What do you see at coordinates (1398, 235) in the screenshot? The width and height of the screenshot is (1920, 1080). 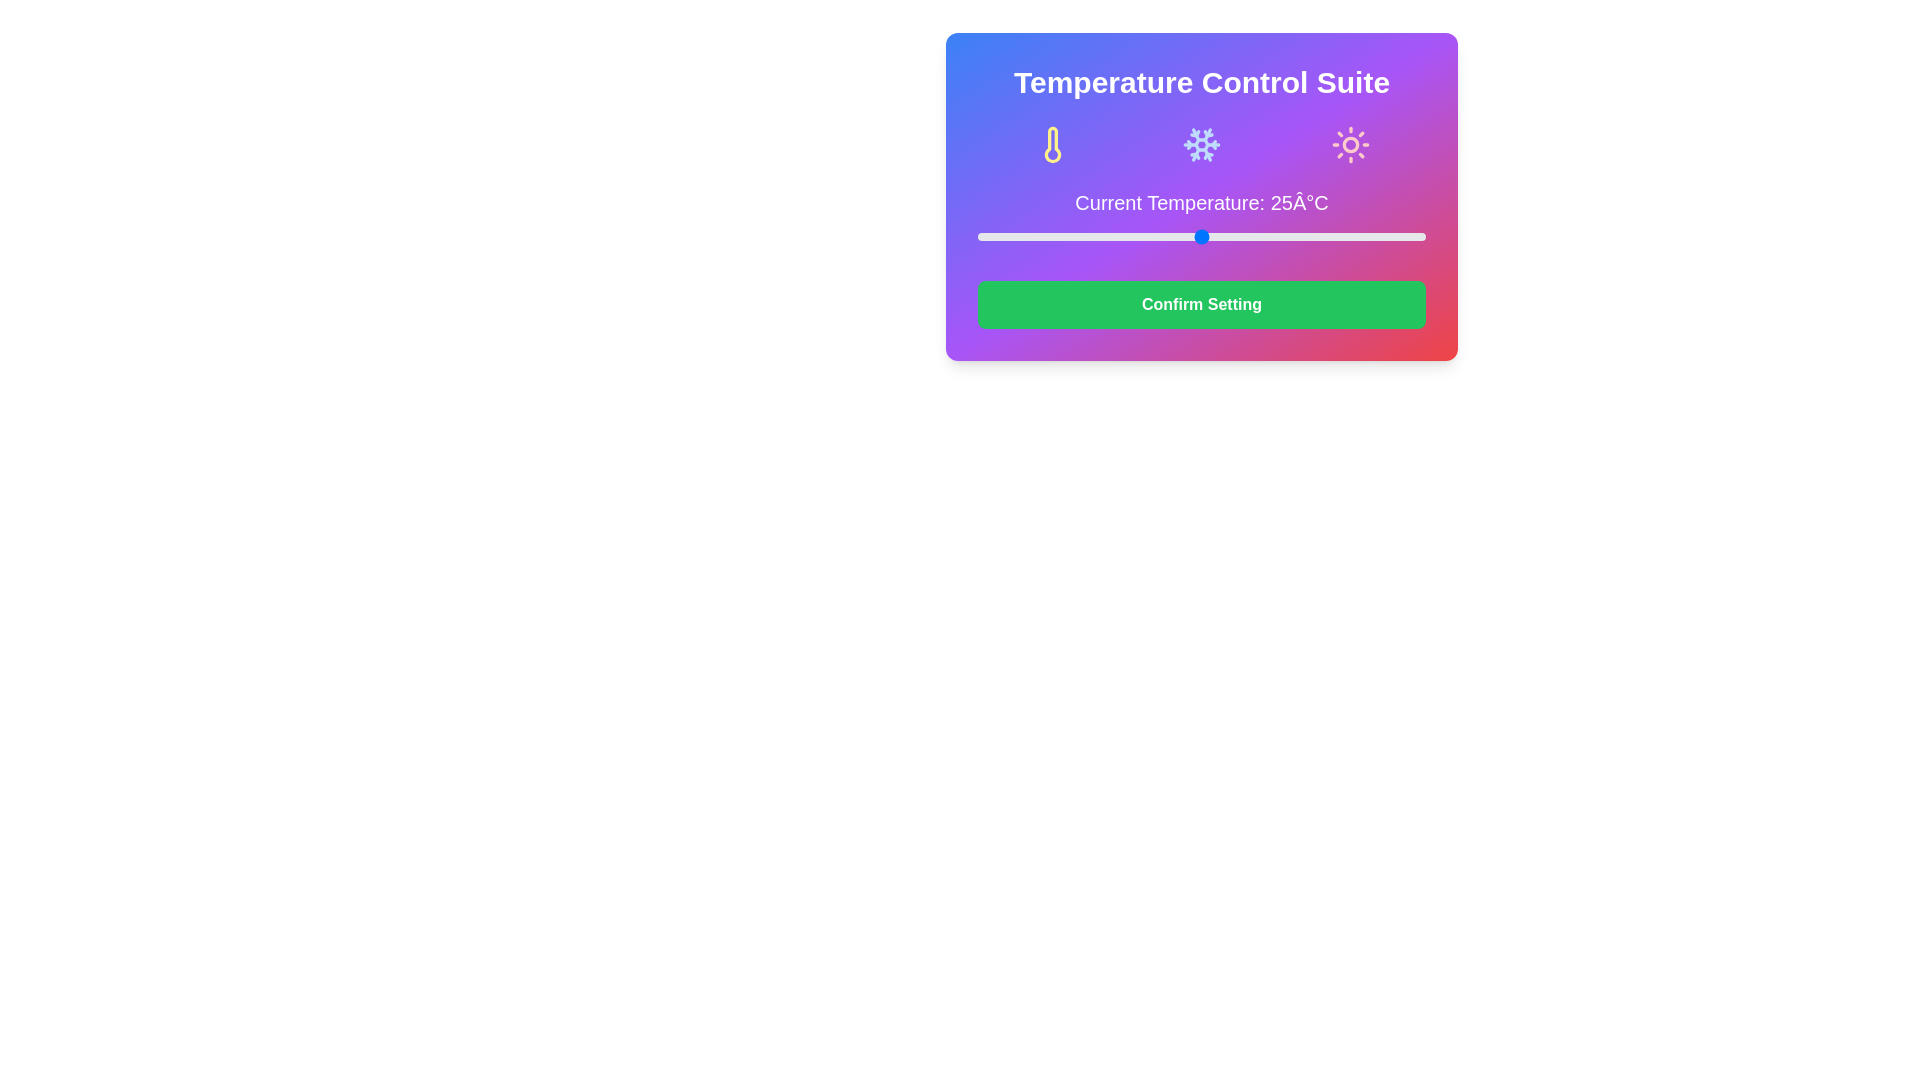 I see `the temperature slider to set the temperature to 47°C` at bounding box center [1398, 235].